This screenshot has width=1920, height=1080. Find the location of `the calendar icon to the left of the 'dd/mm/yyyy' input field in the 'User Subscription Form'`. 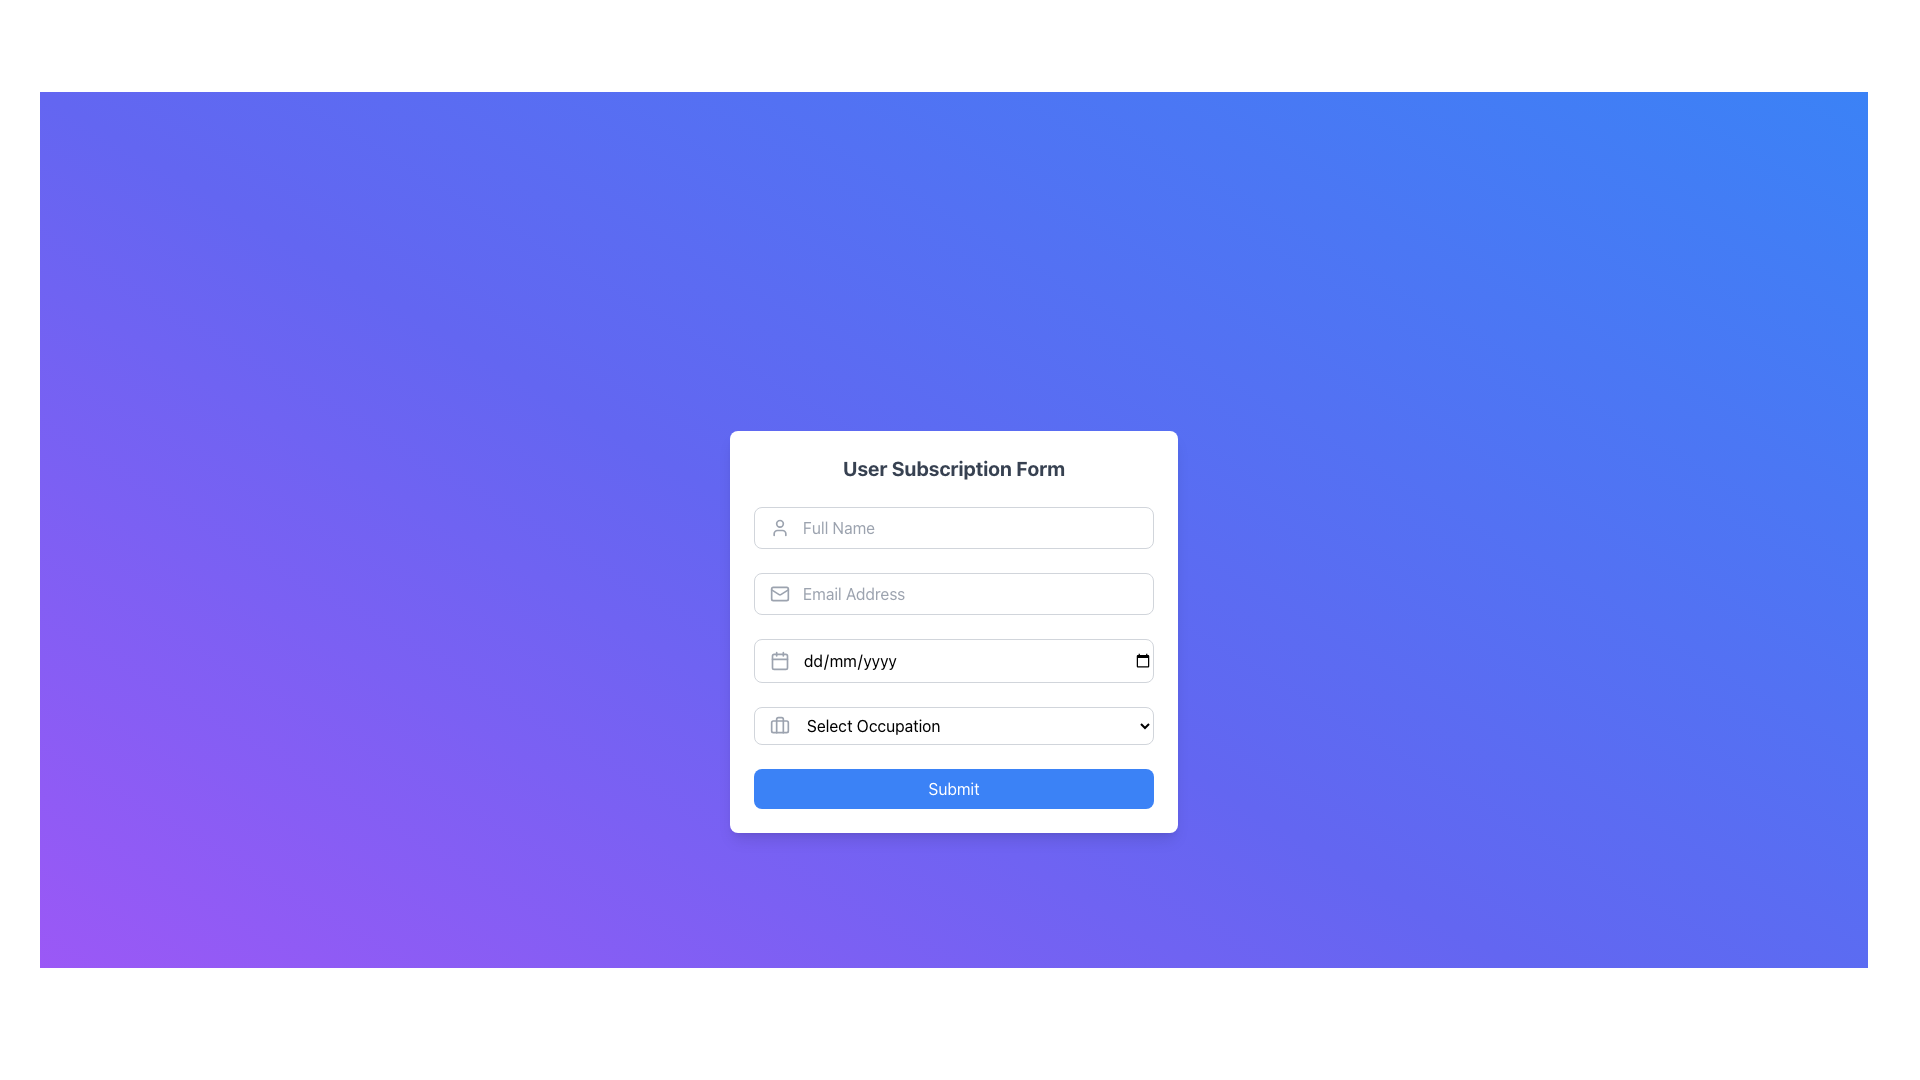

the calendar icon to the left of the 'dd/mm/yyyy' input field in the 'User Subscription Form' is located at coordinates (778, 660).